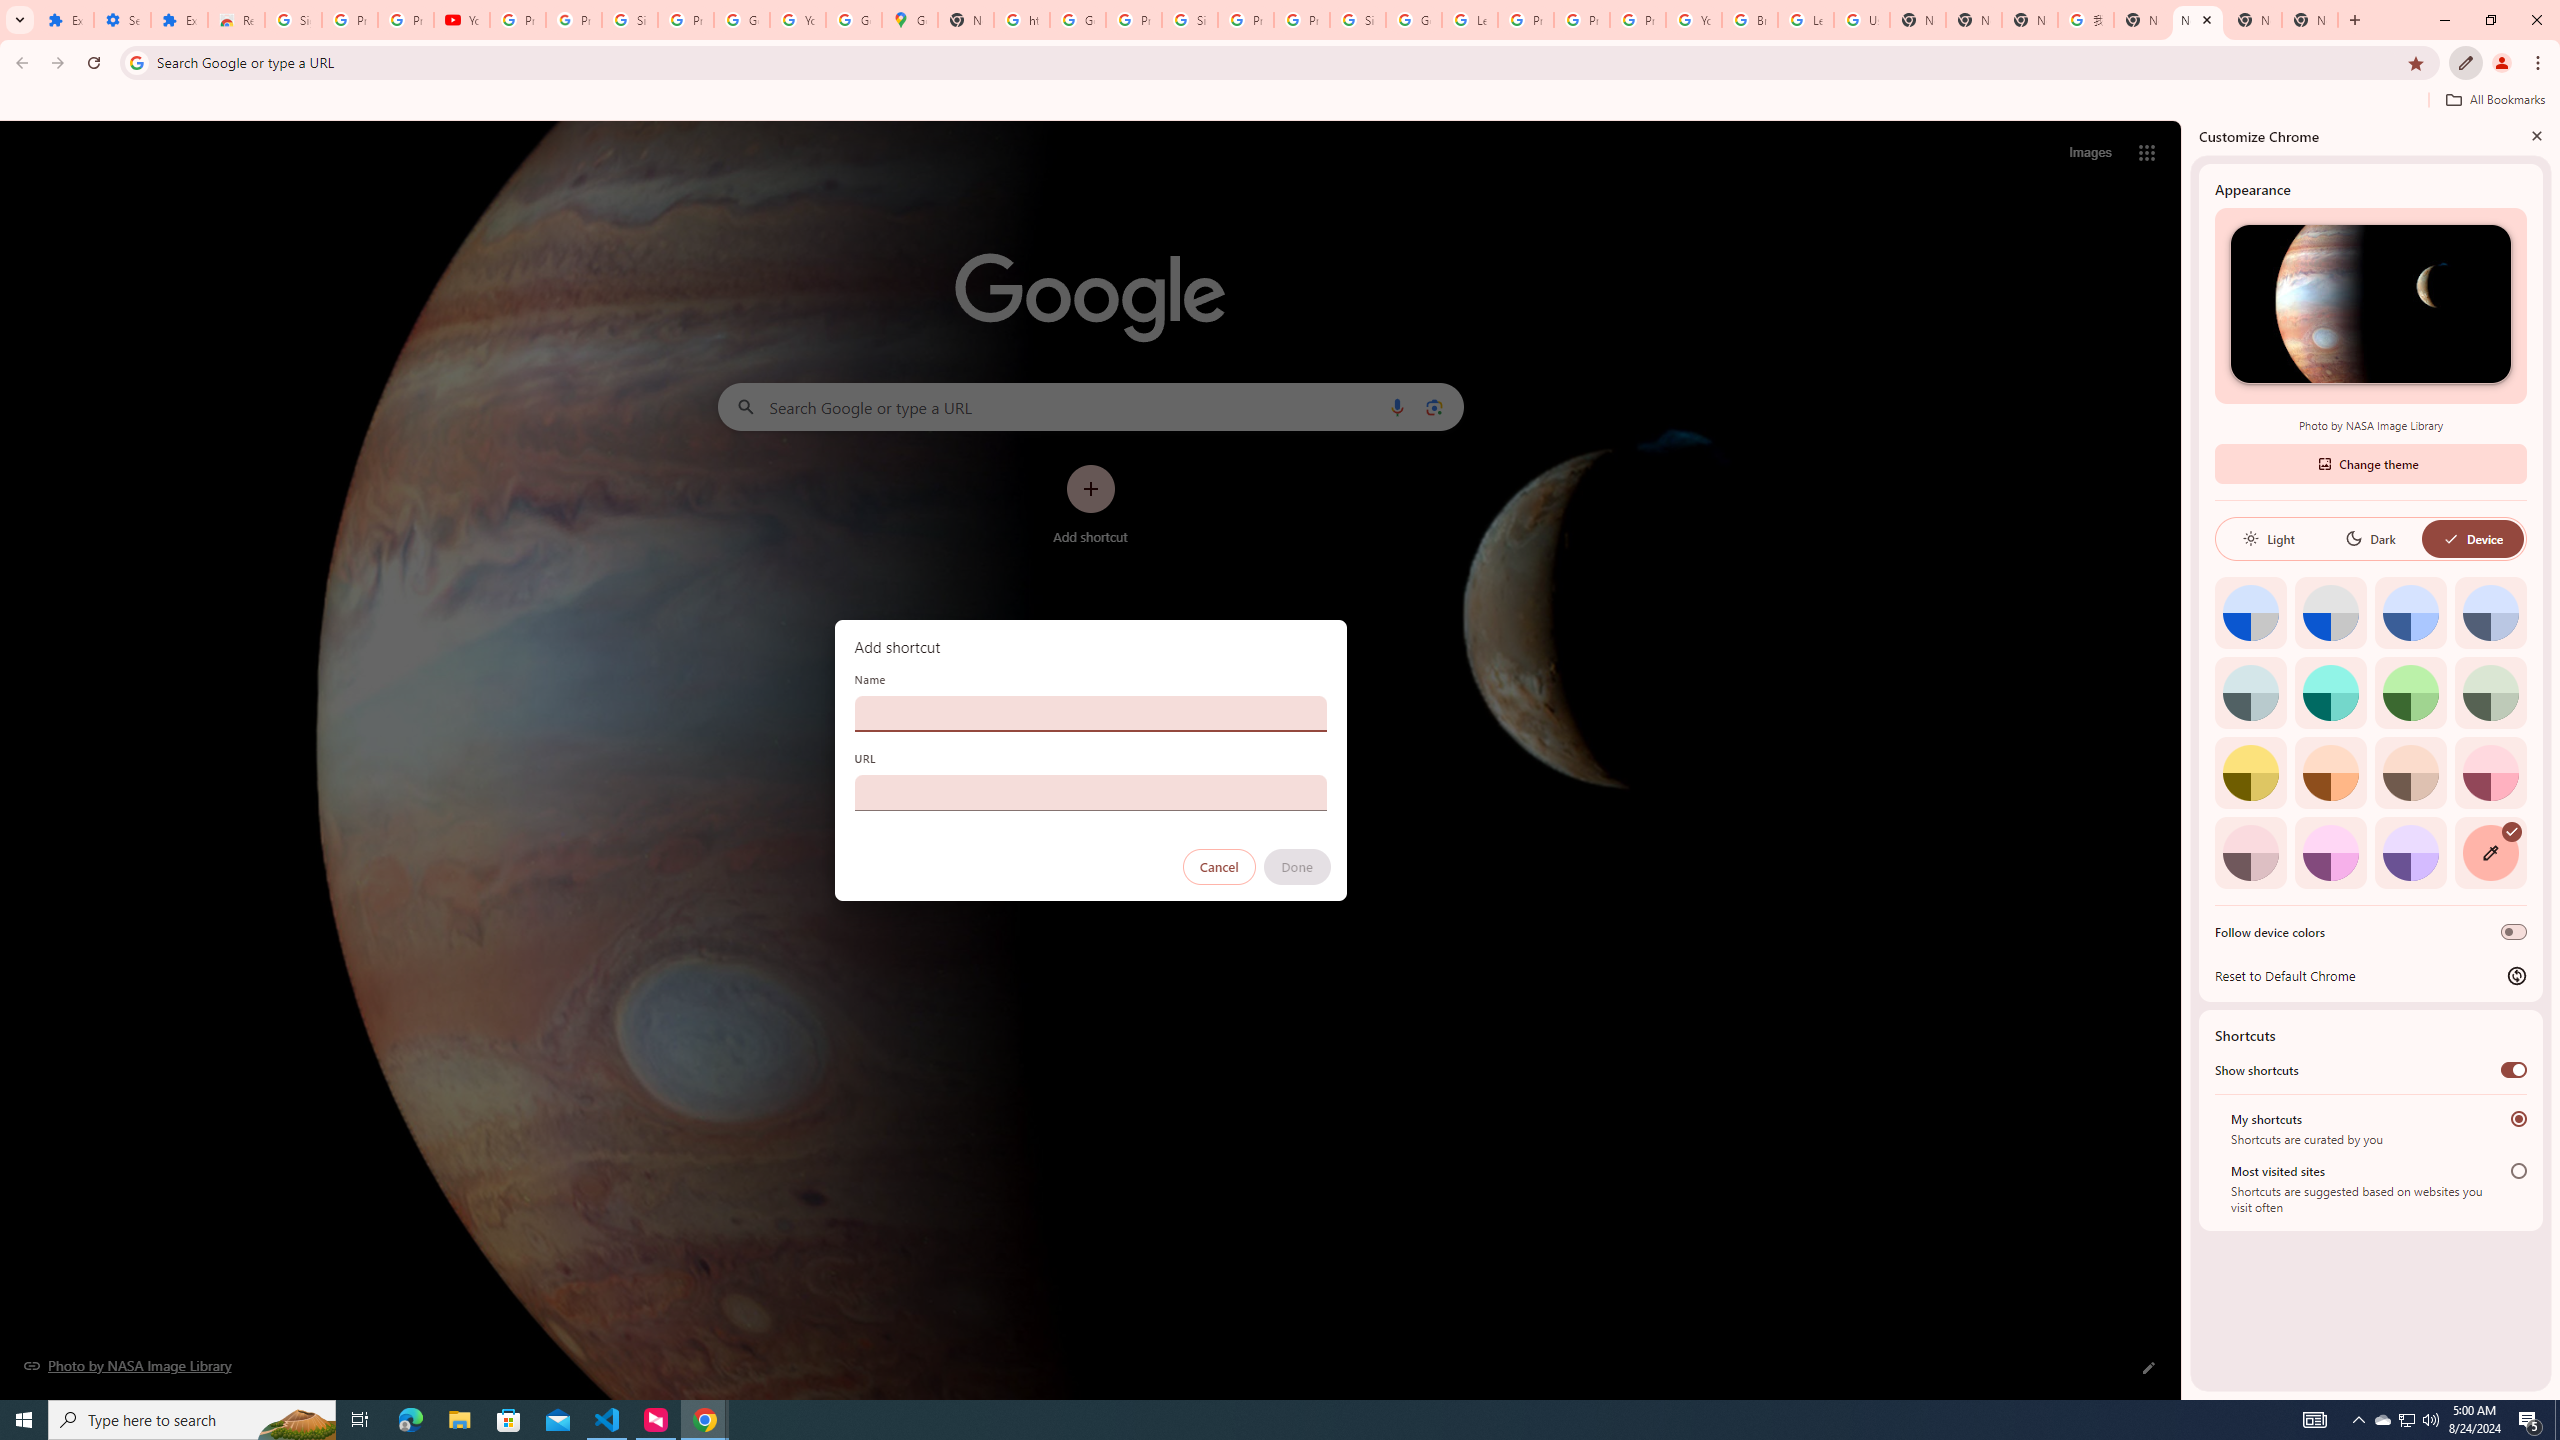 This screenshot has width=2560, height=1440. What do you see at coordinates (1218, 866) in the screenshot?
I see `'Cancel'` at bounding box center [1218, 866].